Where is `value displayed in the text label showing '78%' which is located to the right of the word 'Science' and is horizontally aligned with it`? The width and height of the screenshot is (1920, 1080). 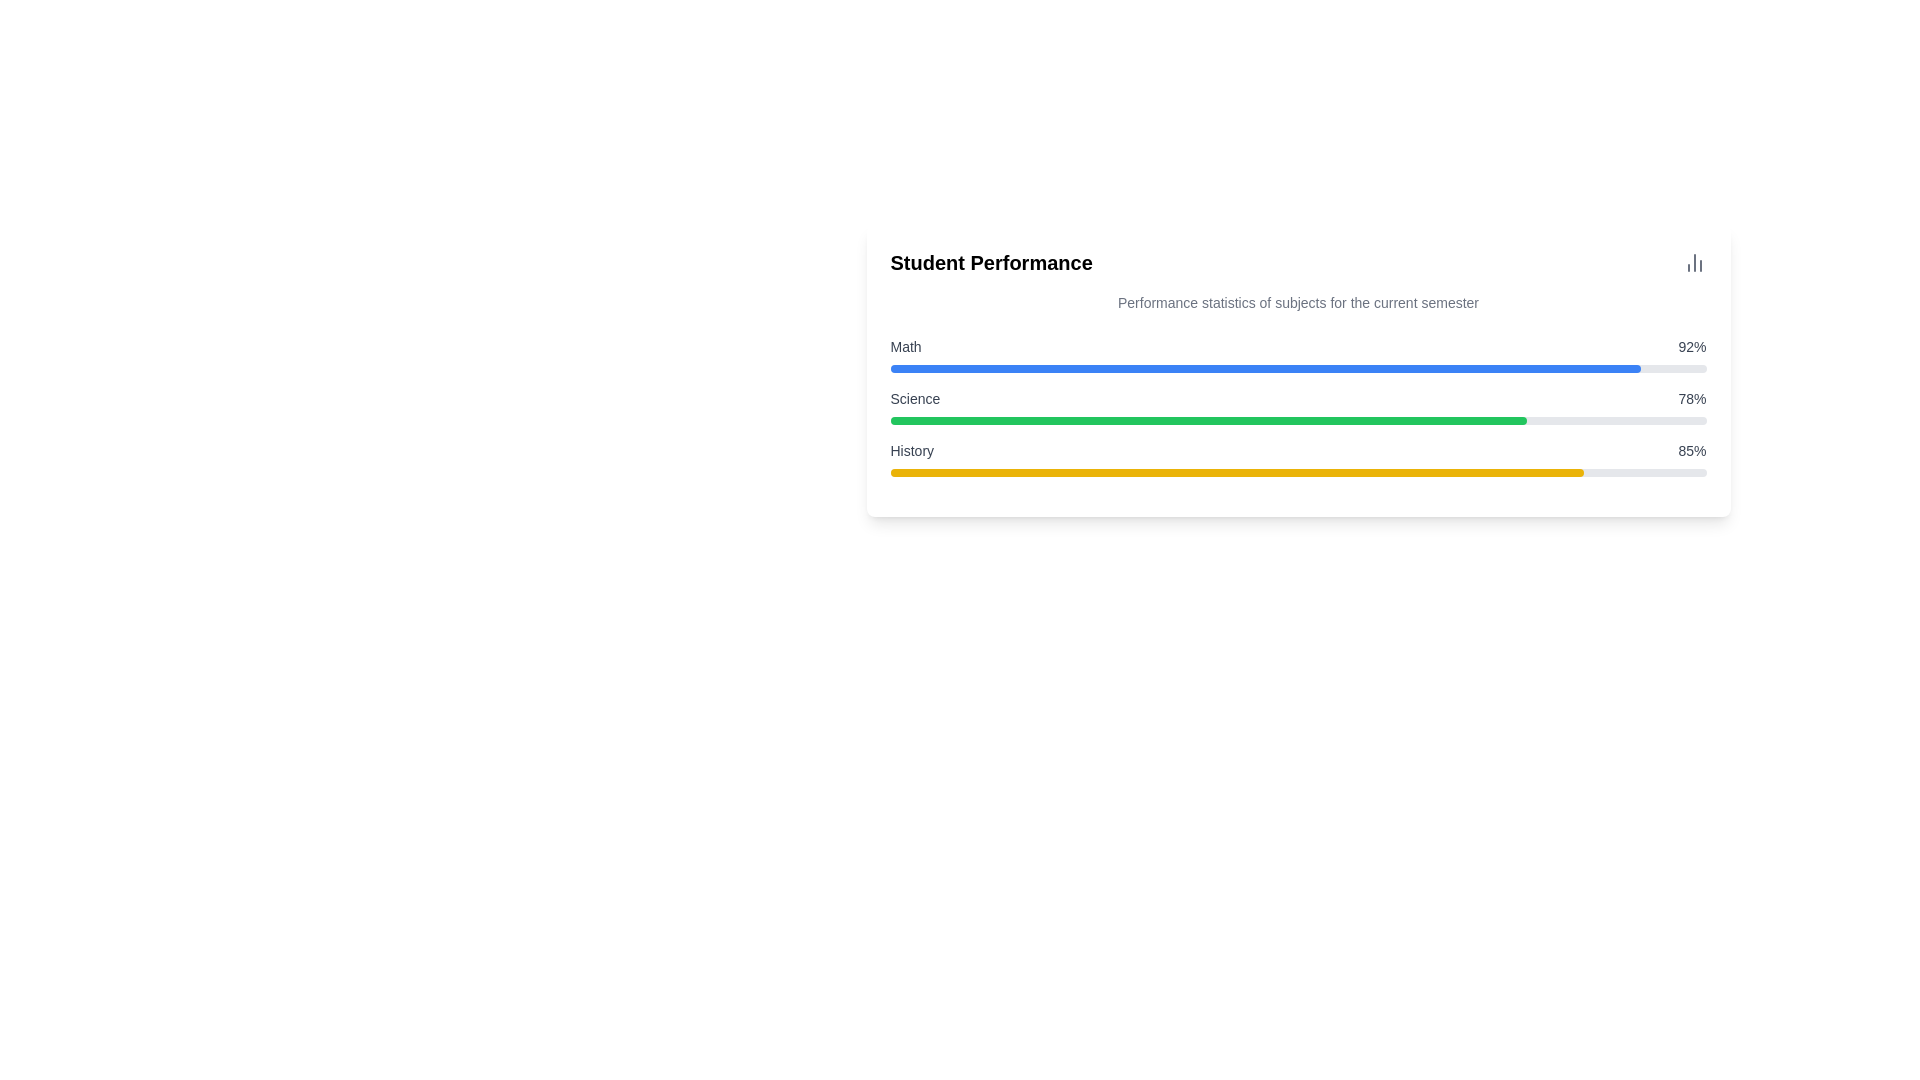 value displayed in the text label showing '78%' which is located to the right of the word 'Science' and is horizontally aligned with it is located at coordinates (1691, 398).